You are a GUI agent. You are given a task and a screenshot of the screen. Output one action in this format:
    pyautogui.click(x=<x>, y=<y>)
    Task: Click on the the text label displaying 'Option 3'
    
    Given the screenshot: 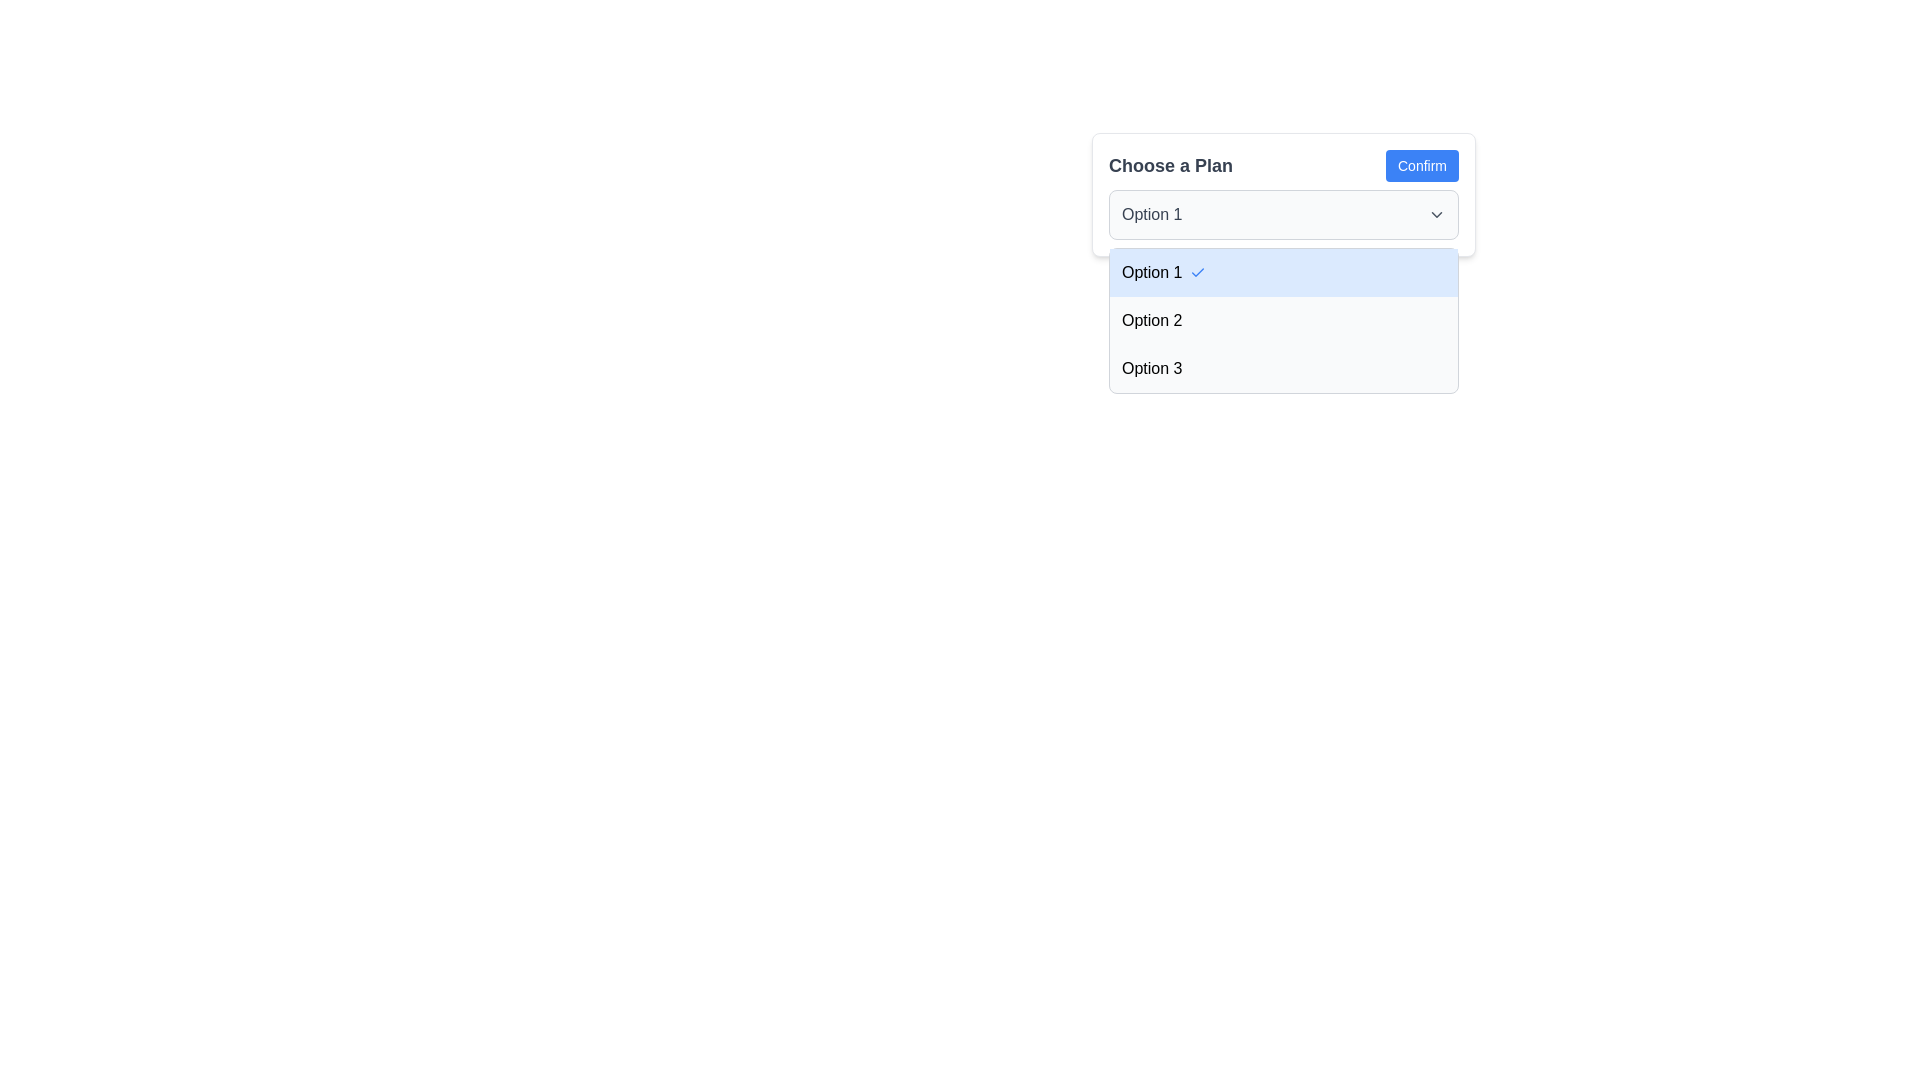 What is the action you would take?
    pyautogui.click(x=1152, y=369)
    